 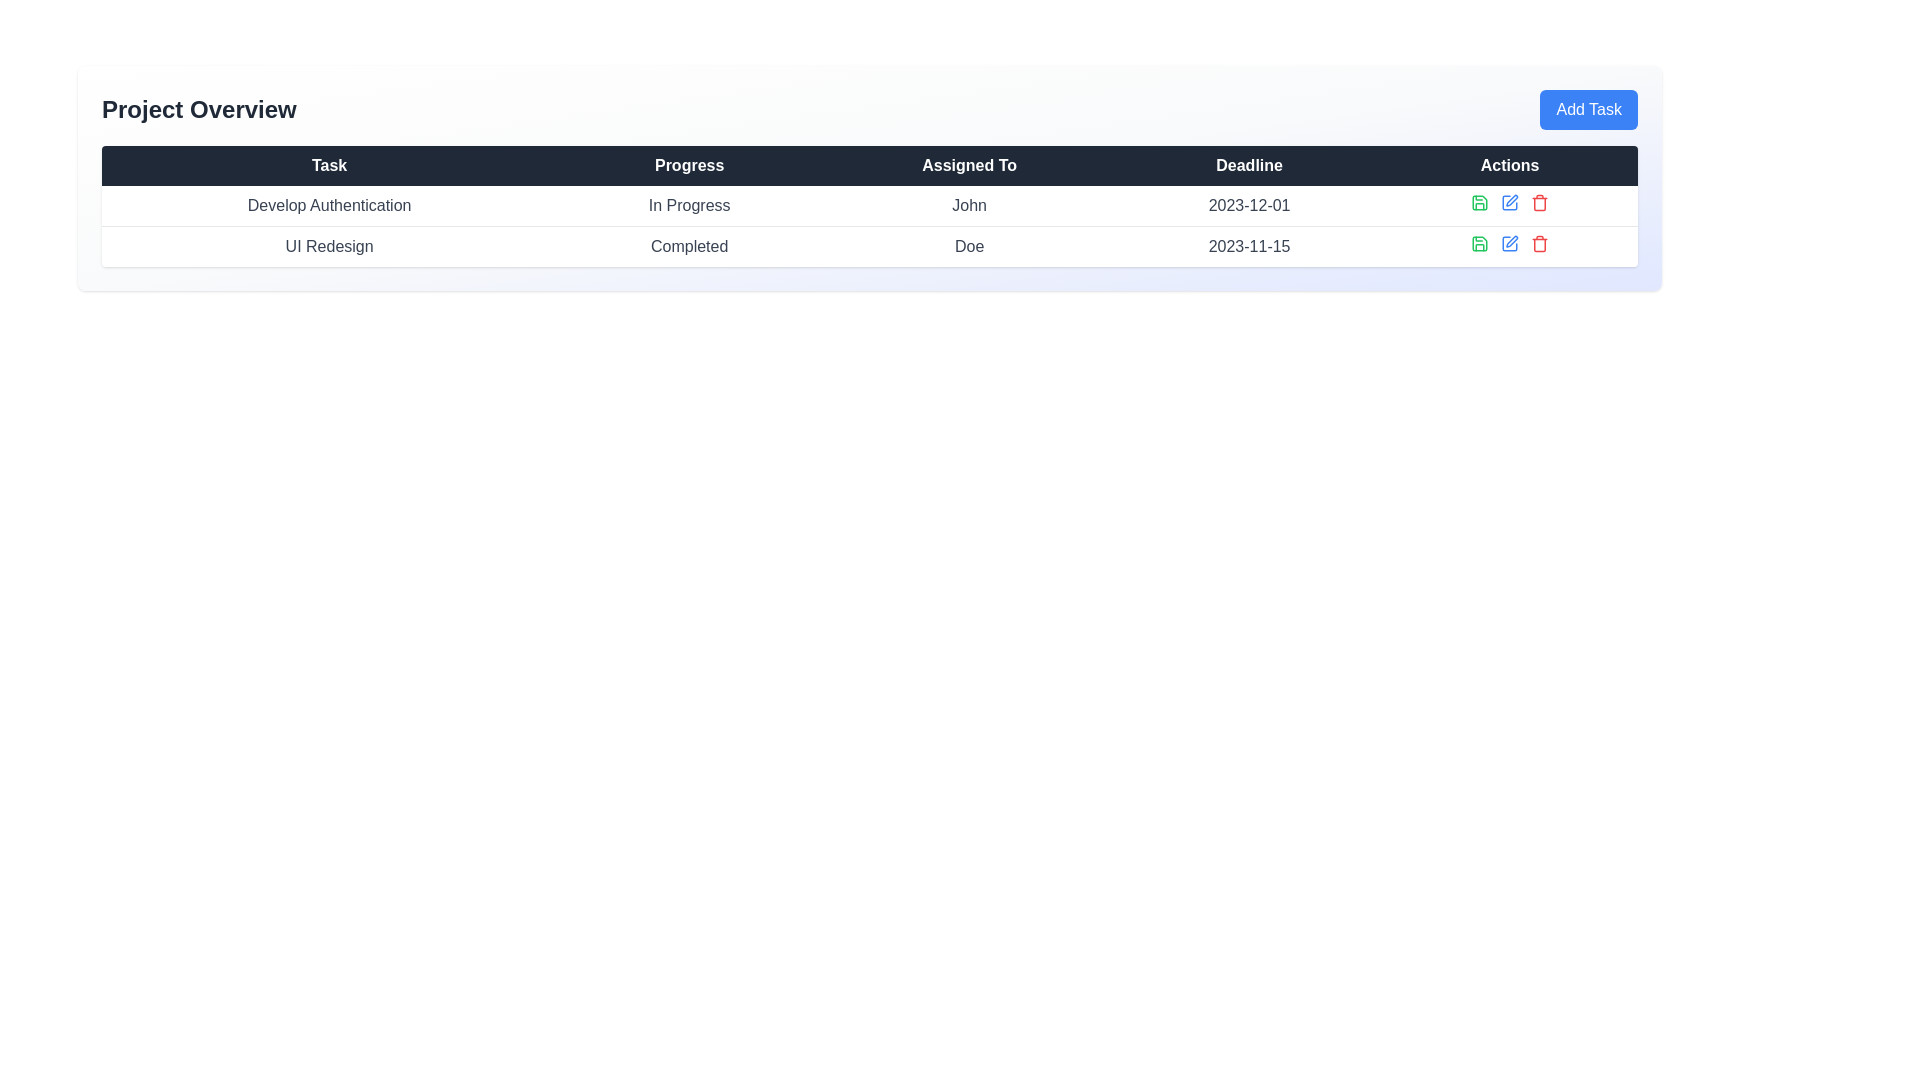 What do you see at coordinates (689, 164) in the screenshot?
I see `the 'Progress' column header text label in the table, which is the second column header located to the right of the 'Task' column and to the left of the 'Assigned To' column` at bounding box center [689, 164].